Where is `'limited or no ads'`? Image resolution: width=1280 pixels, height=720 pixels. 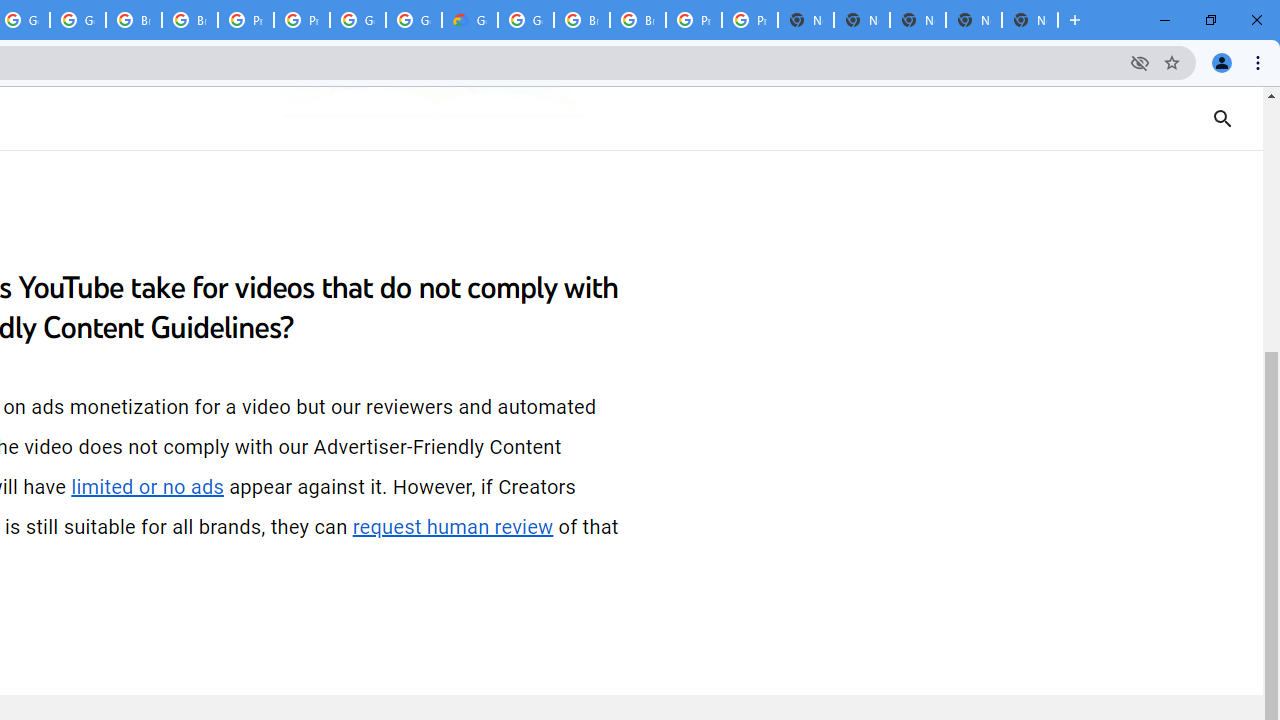
'limited or no ads' is located at coordinates (146, 487).